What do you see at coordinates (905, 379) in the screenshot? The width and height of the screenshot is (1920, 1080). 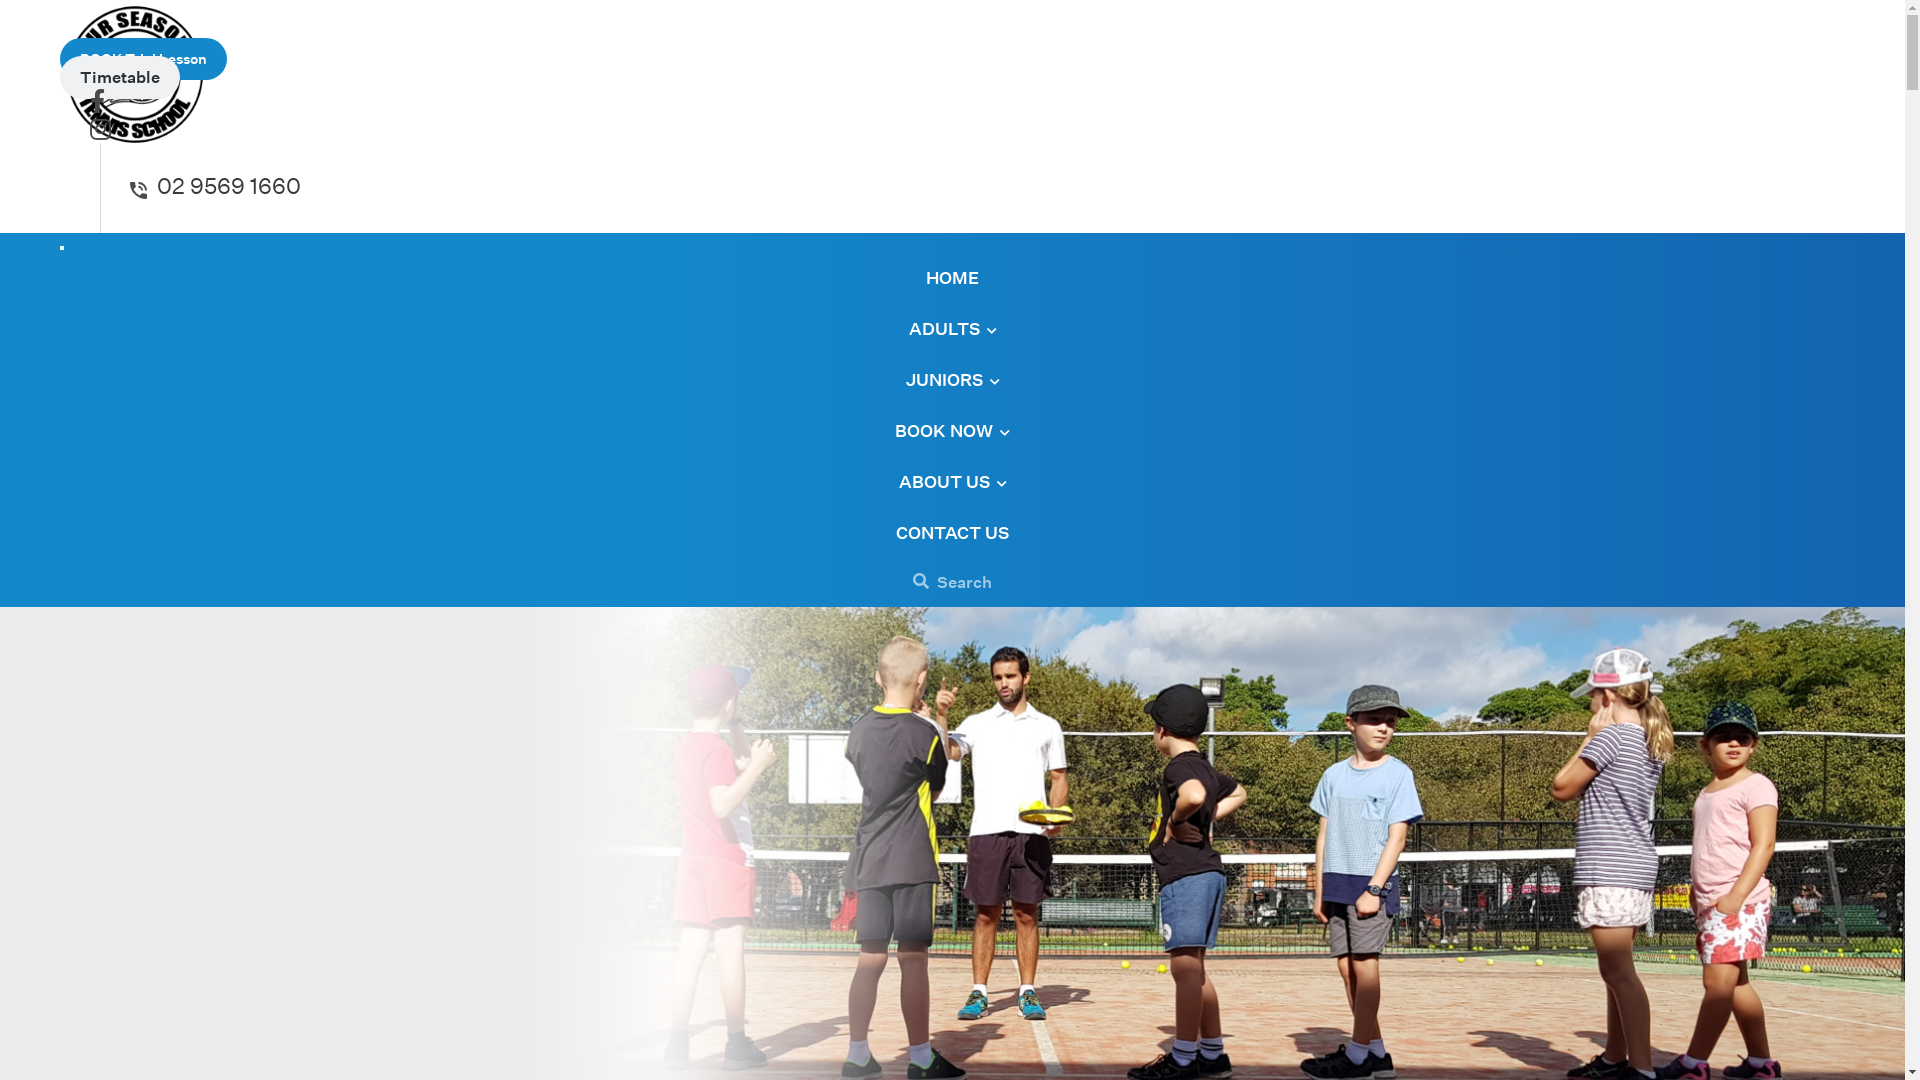 I see `'JUNIORS'` at bounding box center [905, 379].